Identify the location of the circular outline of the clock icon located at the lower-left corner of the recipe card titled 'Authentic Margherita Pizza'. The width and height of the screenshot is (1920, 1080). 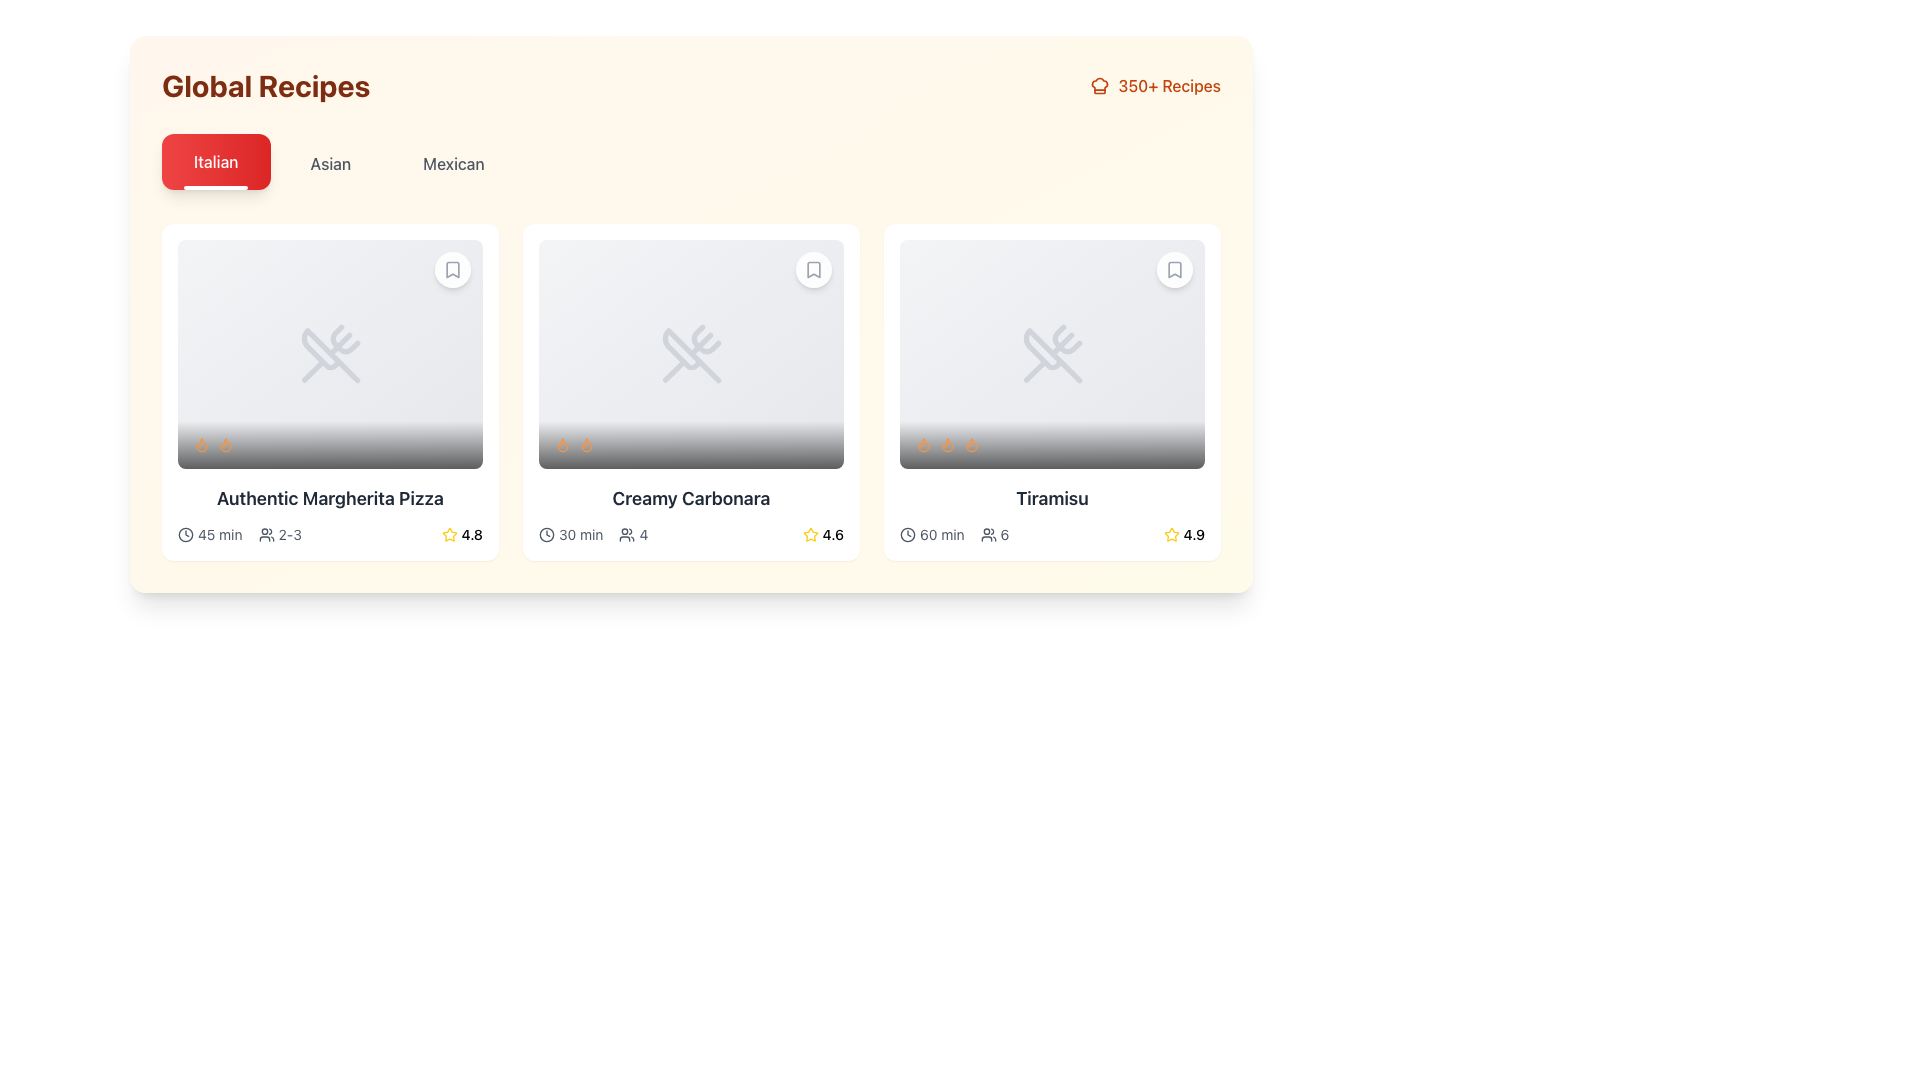
(186, 533).